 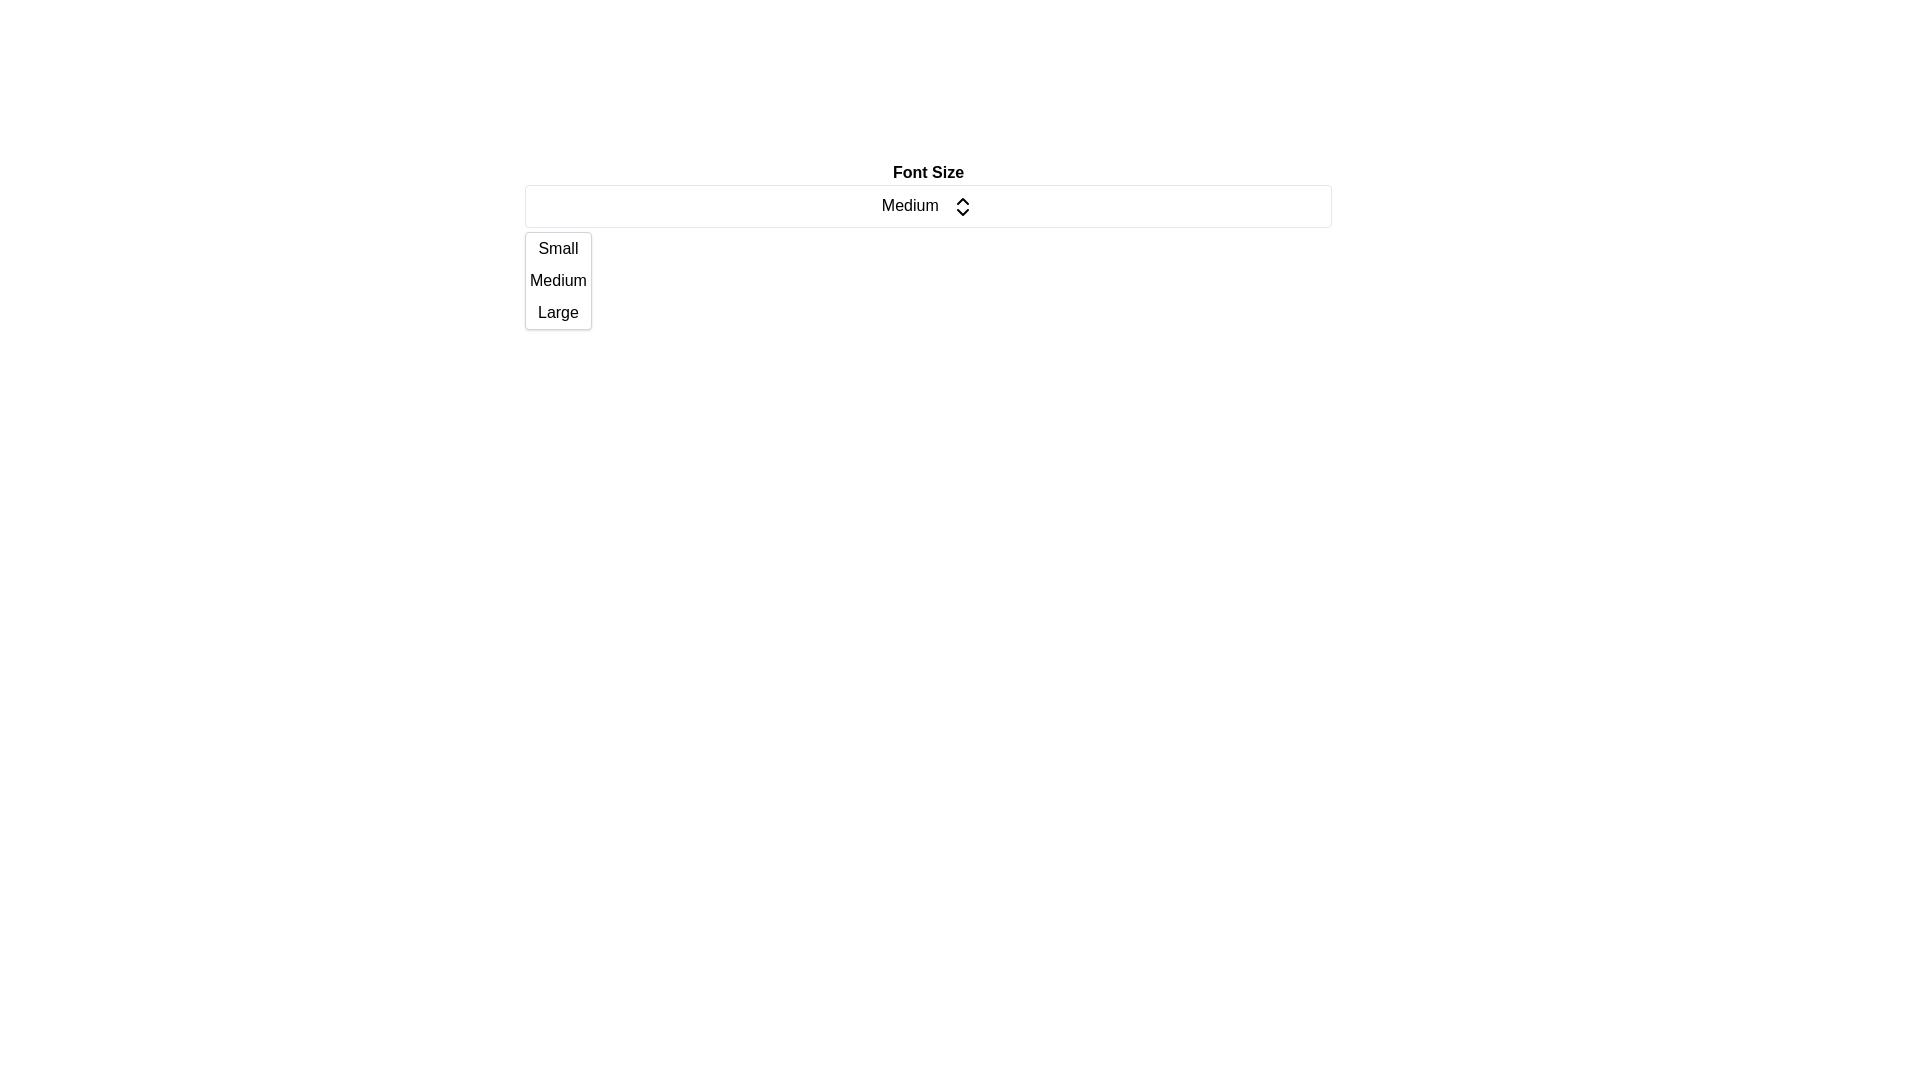 I want to click on to select the 'Medium' option in the dropdown menu, which is the second item in a vertical list of three options: 'Small', 'Medium', and 'Large', so click(x=558, y=280).